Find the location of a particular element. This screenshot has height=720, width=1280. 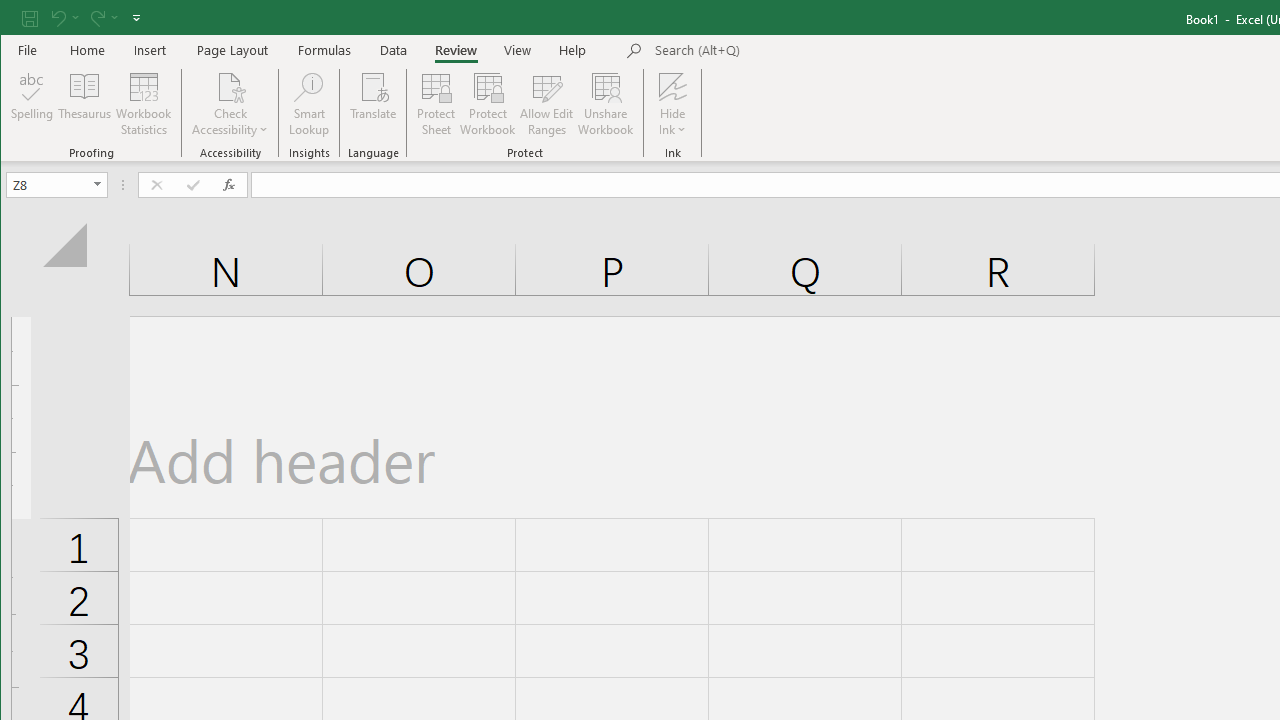

'Workbook Statistics' is located at coordinates (143, 104).